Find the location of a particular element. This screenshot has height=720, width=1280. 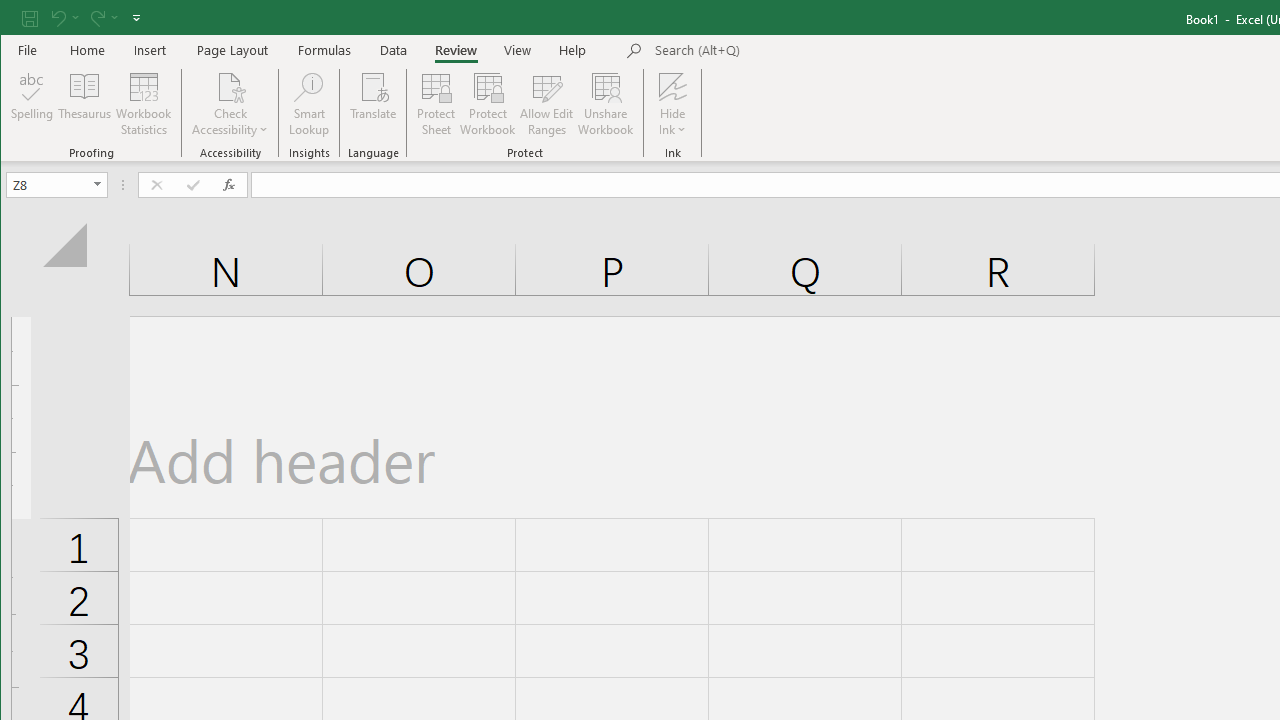

'Workbook Statistics' is located at coordinates (143, 104).